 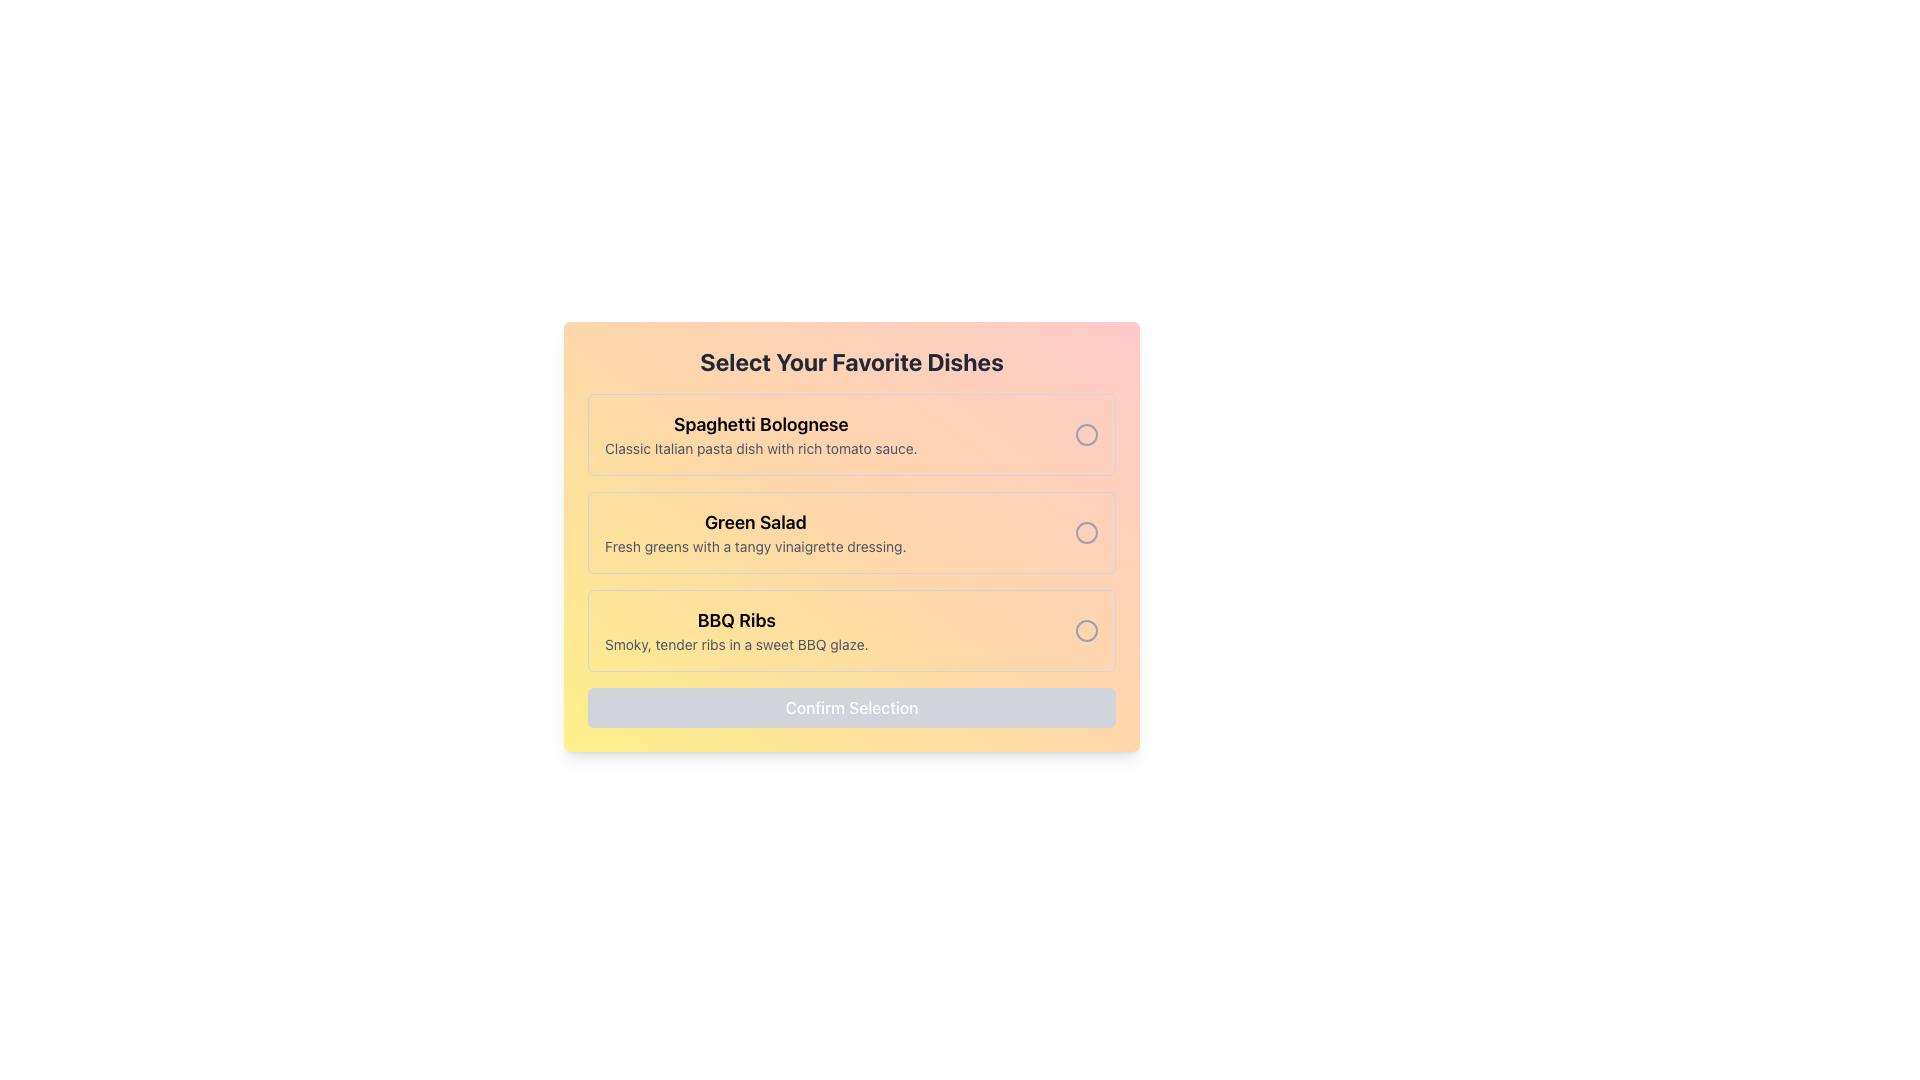 I want to click on descriptive text label located directly below the title 'Spaghetti Bolognese' in the first option group of the vertical list, so click(x=760, y=447).